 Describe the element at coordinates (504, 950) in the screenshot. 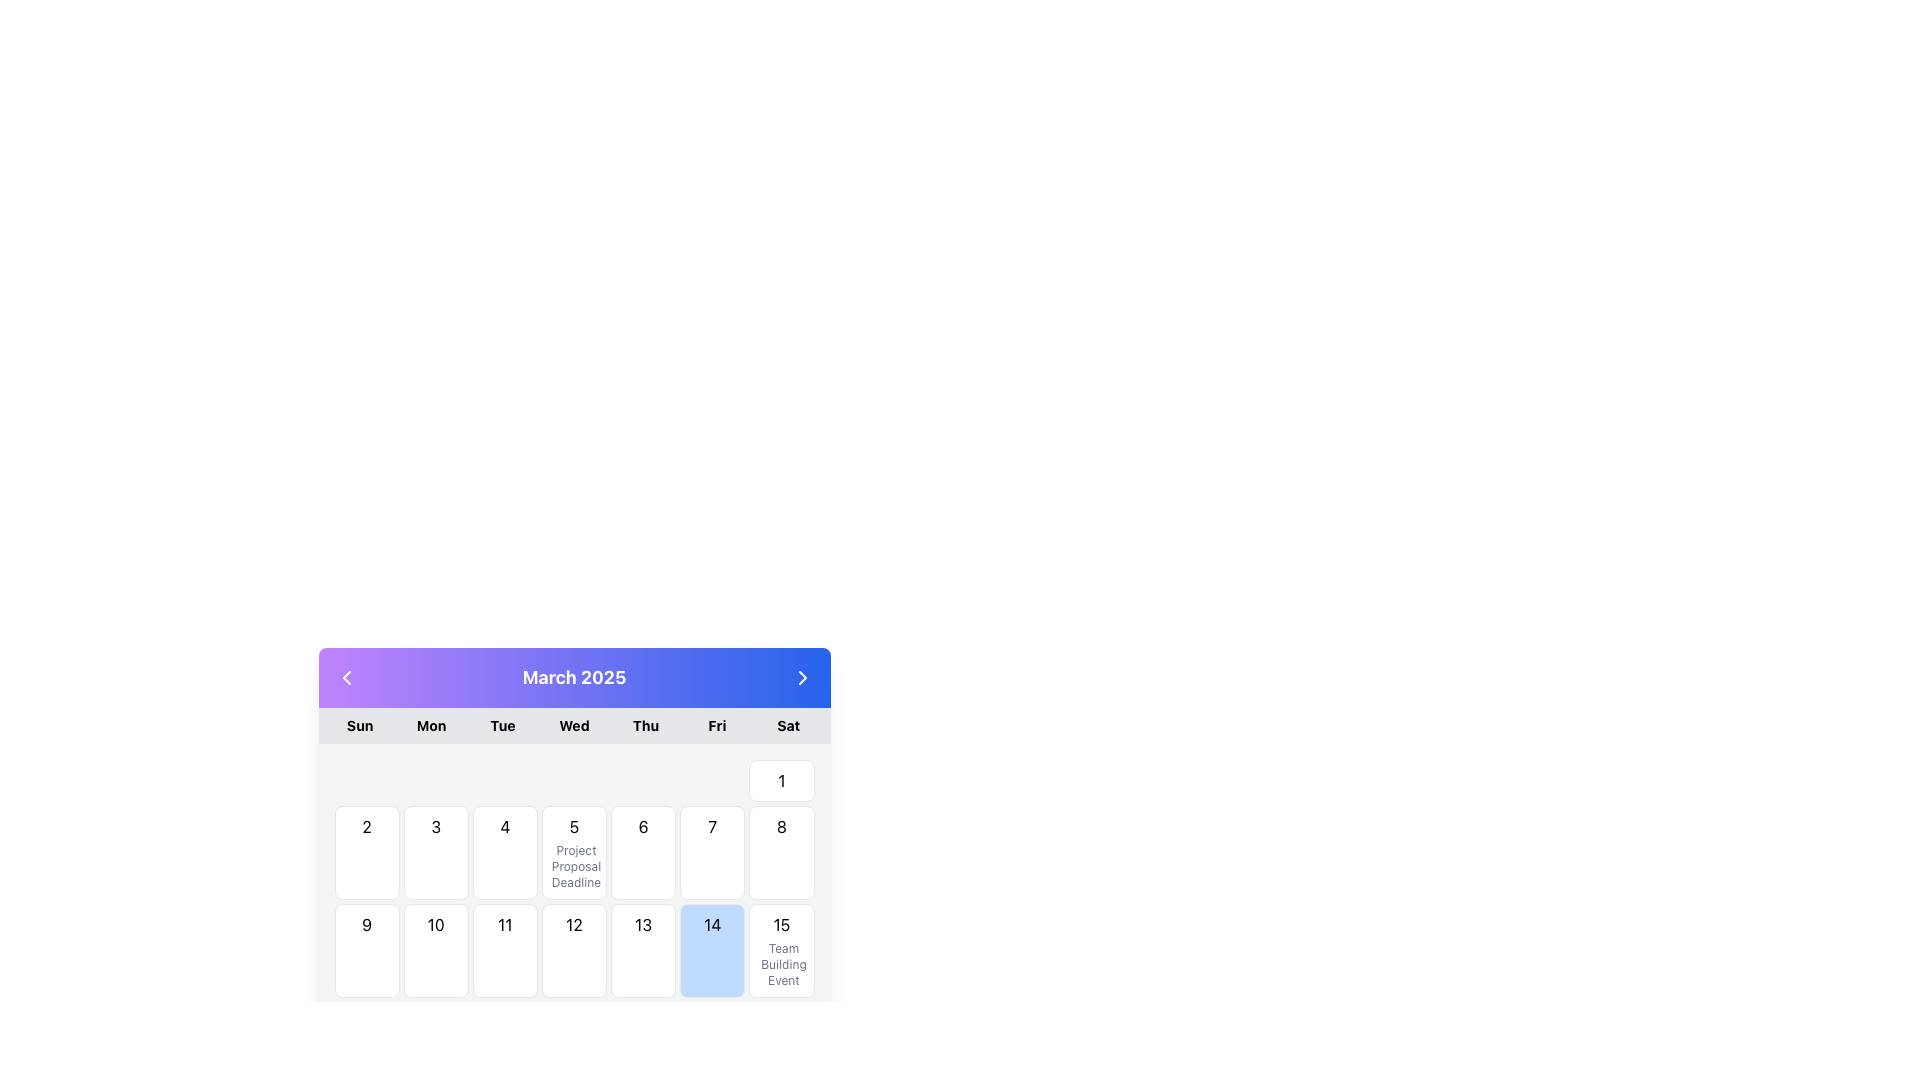

I see `the rectangular button displaying the number '11' in the calendar grid layout` at that location.